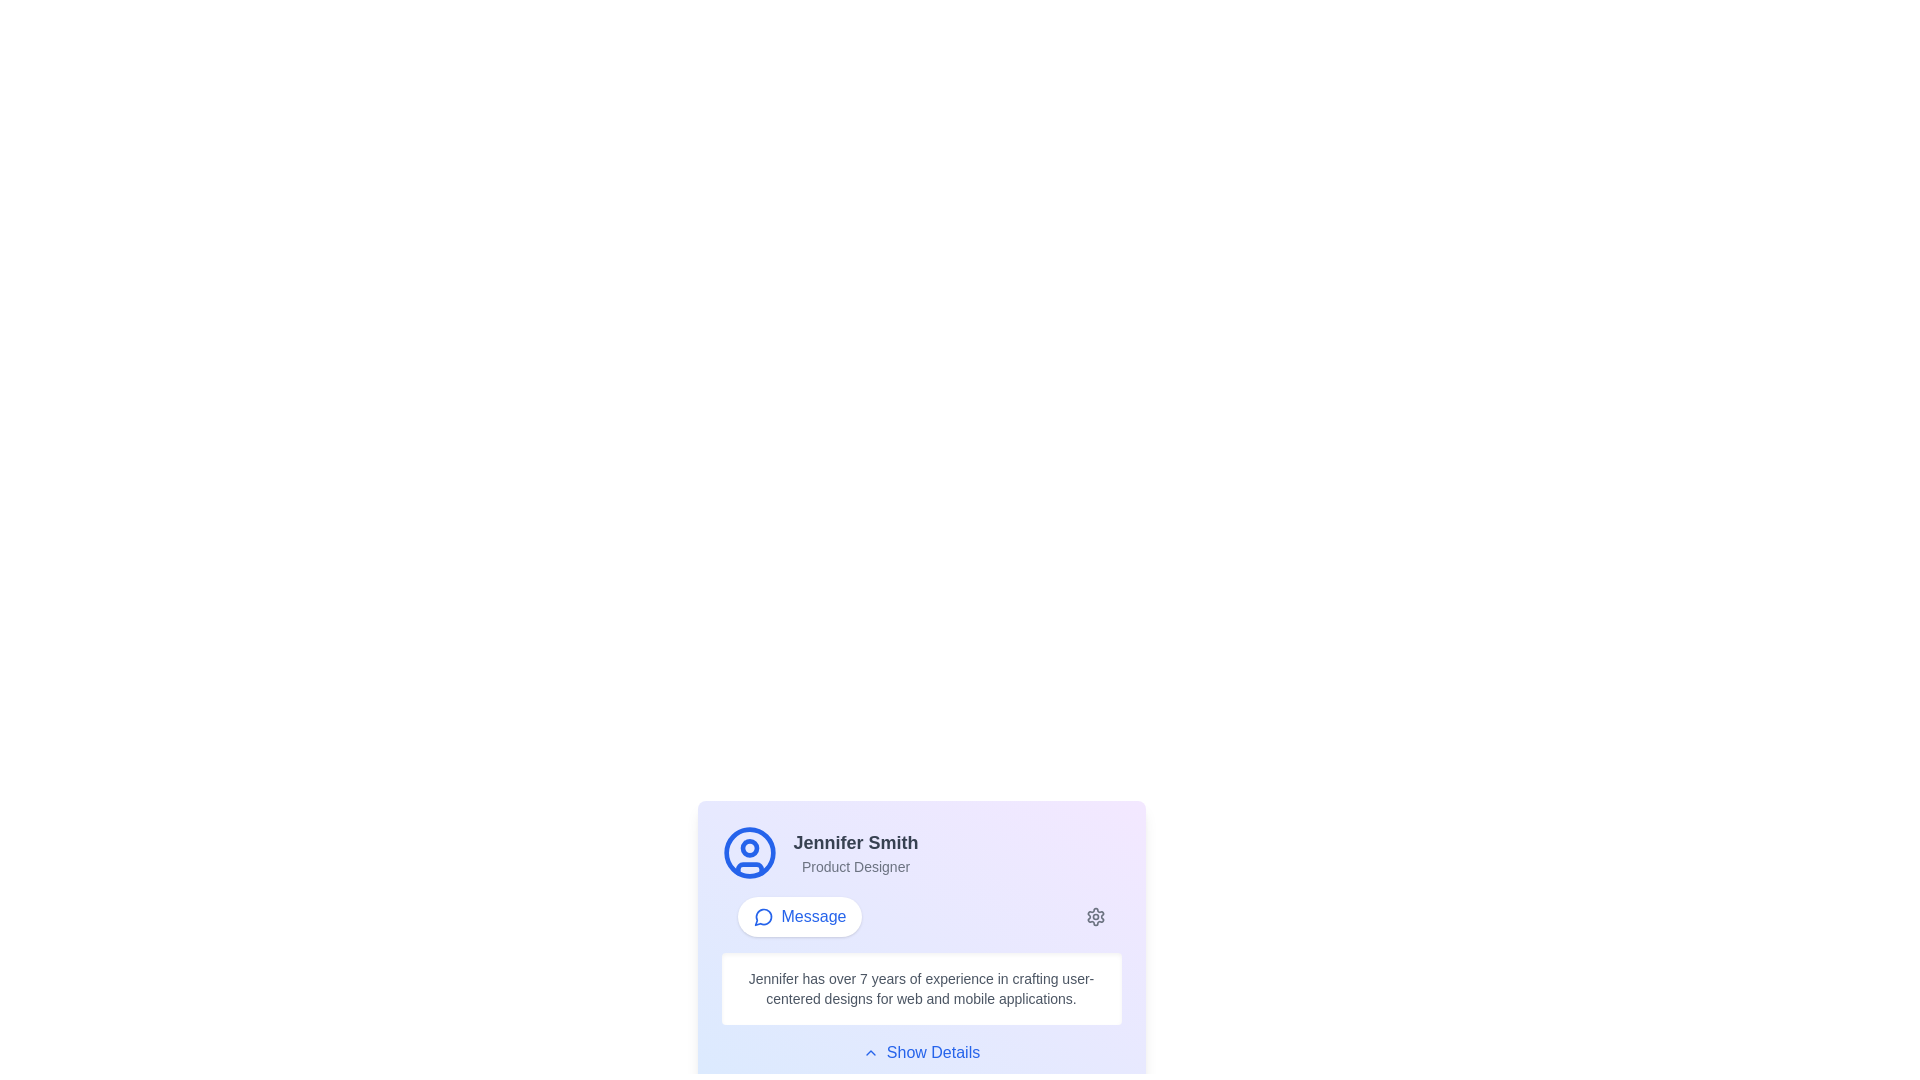  I want to click on descriptive text block located at the bottom of Jennifer's main profile card, just above the 'Show Details' link and below the 'Message' button, so click(920, 987).